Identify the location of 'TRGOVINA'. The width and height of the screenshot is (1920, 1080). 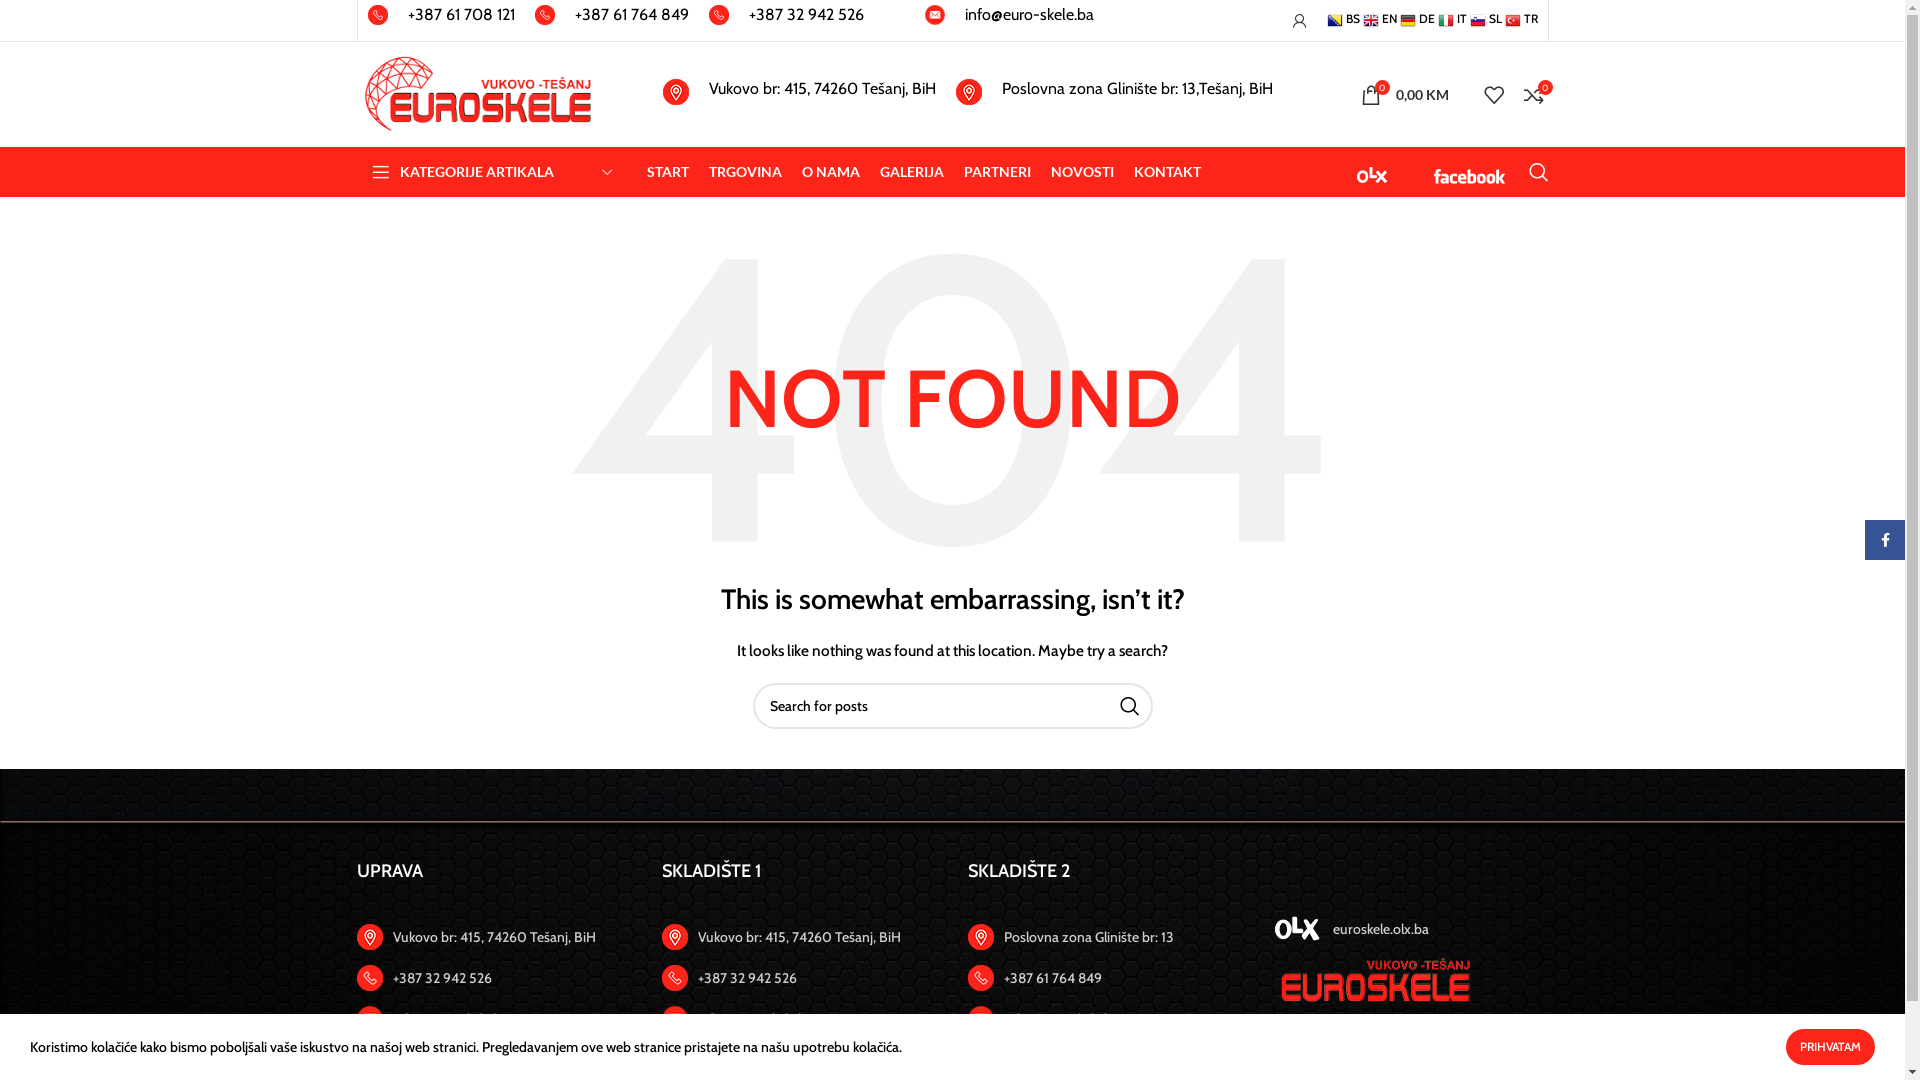
(743, 171).